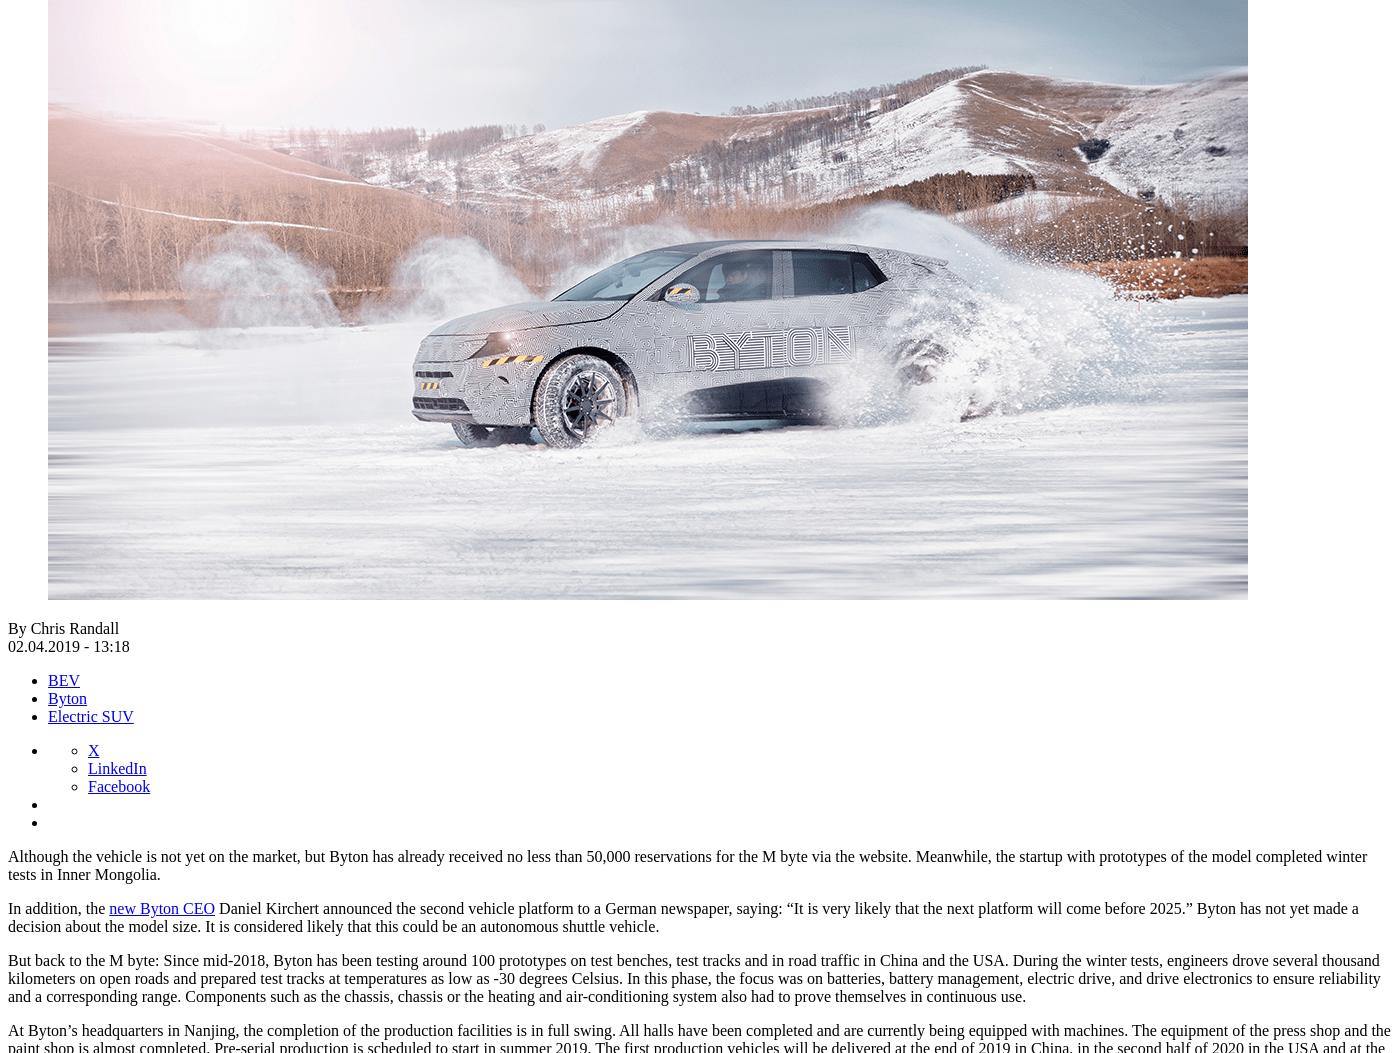 This screenshot has height=1053, width=1400. Describe the element at coordinates (683, 915) in the screenshot. I see `'Daniel Kirchert announced the second vehicle platform to a German newspaper, saying: “It is very likely that the next platform will come before 2025.” Byton has not yet made a decision about the model size. It is considered likely that this could be an autonomous shuttle vehicle.'` at that location.